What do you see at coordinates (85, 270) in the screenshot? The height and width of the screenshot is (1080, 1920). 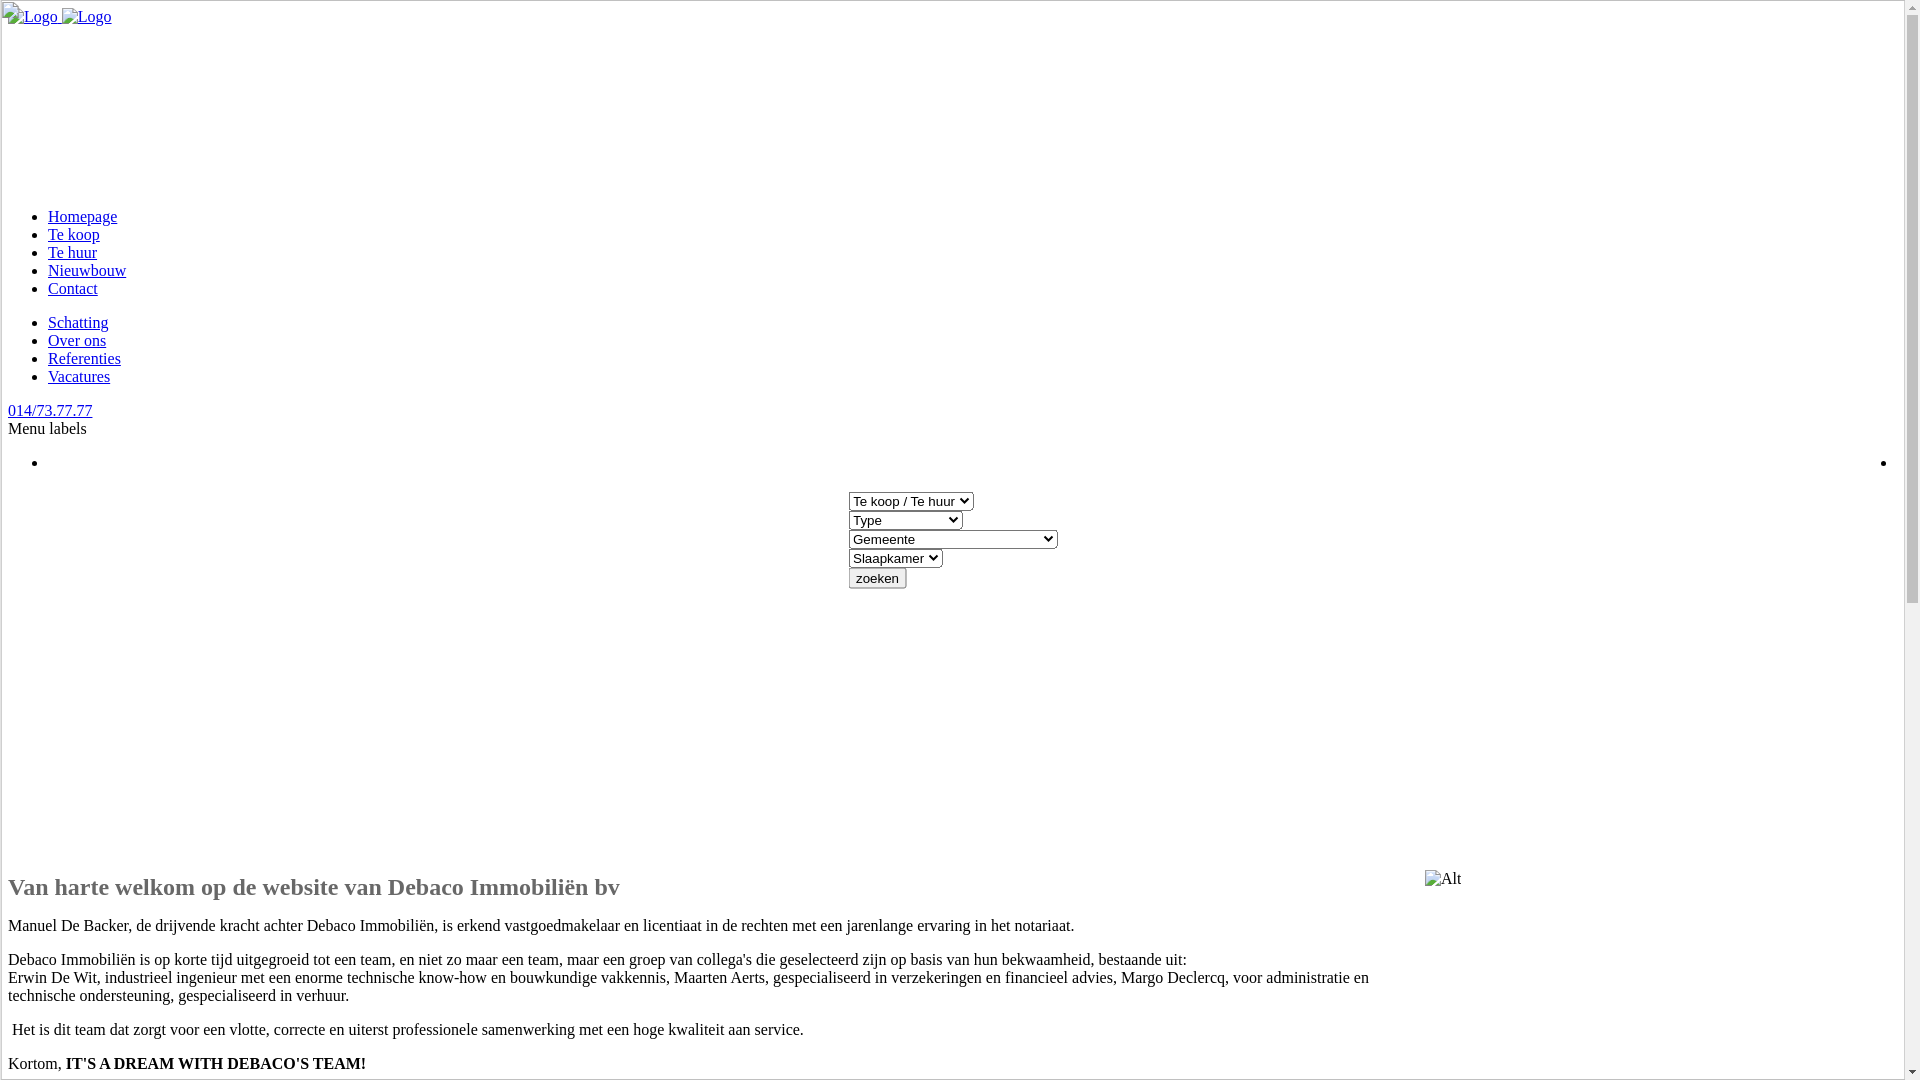 I see `'Nieuwbouw'` at bounding box center [85, 270].